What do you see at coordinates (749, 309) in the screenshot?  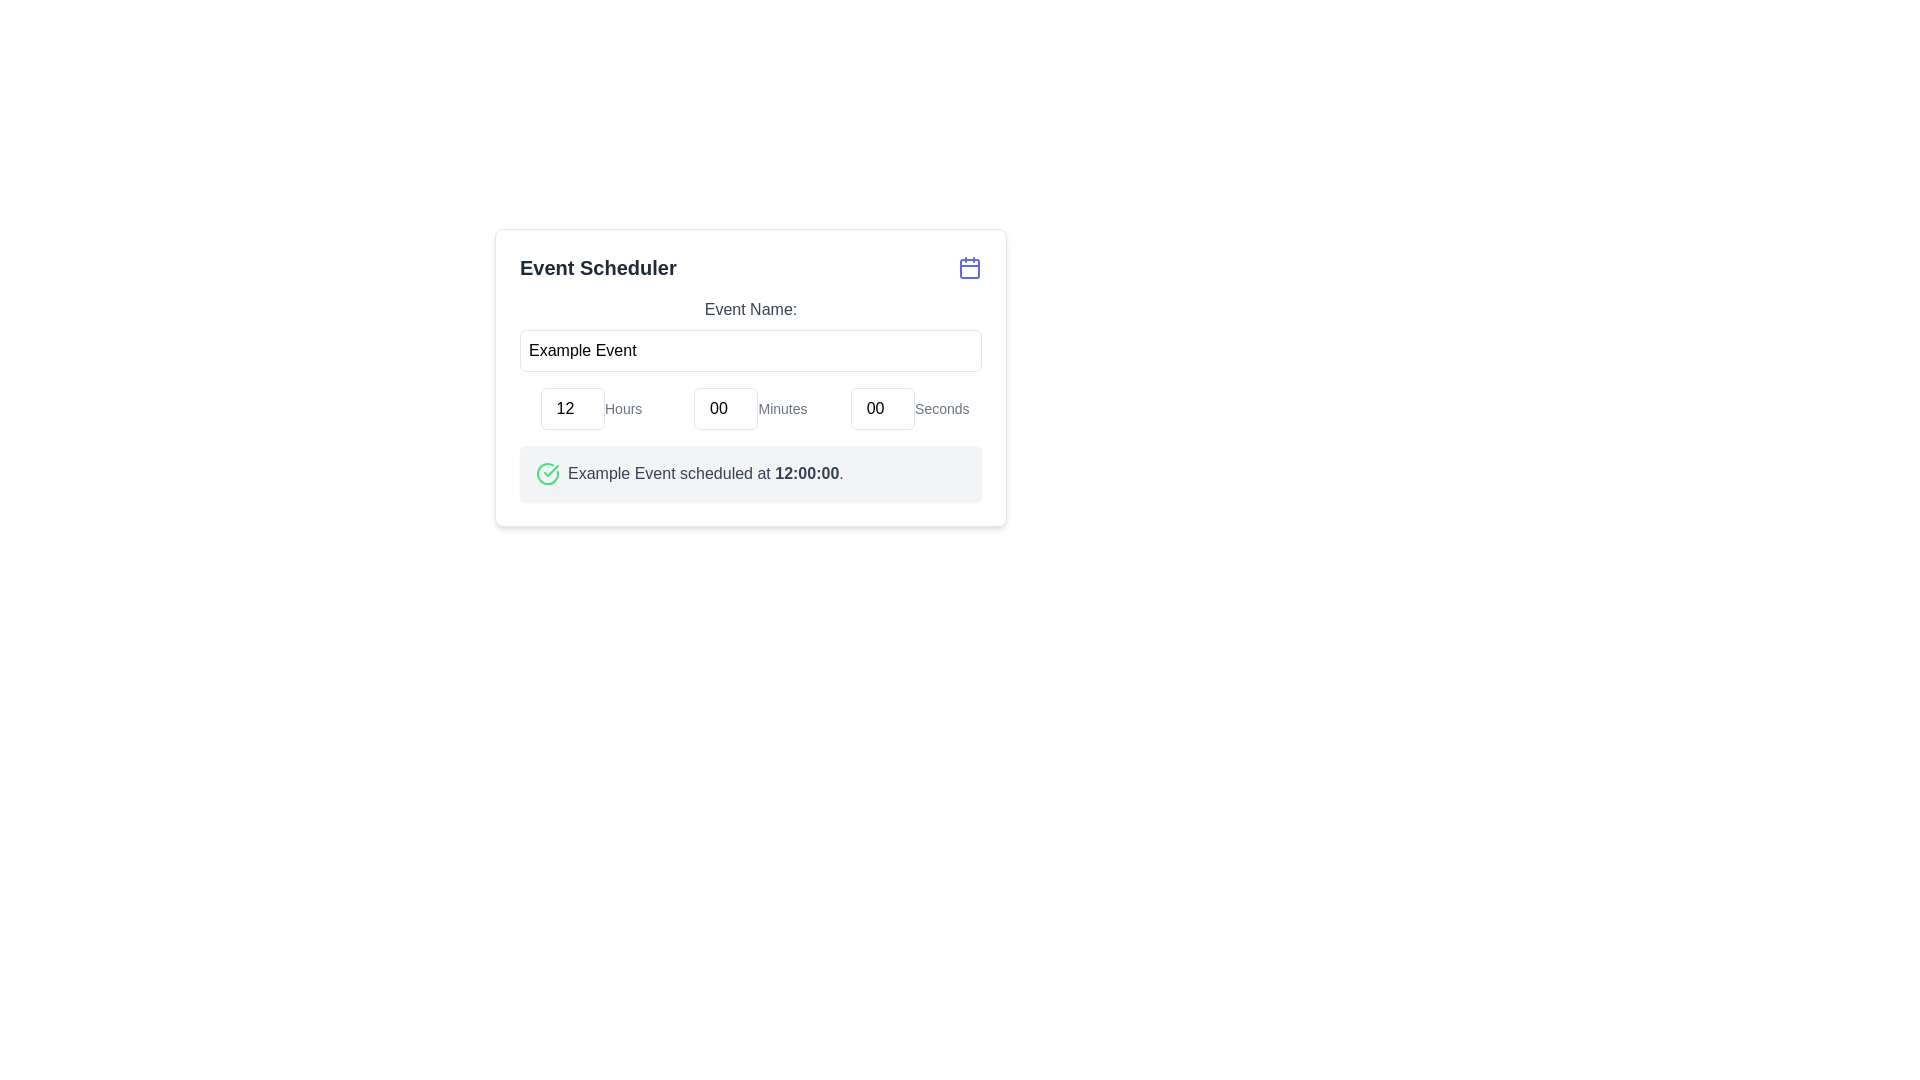 I see `the text label reading 'Event Name:' which is styled in gray color and positioned above the text input field` at bounding box center [749, 309].